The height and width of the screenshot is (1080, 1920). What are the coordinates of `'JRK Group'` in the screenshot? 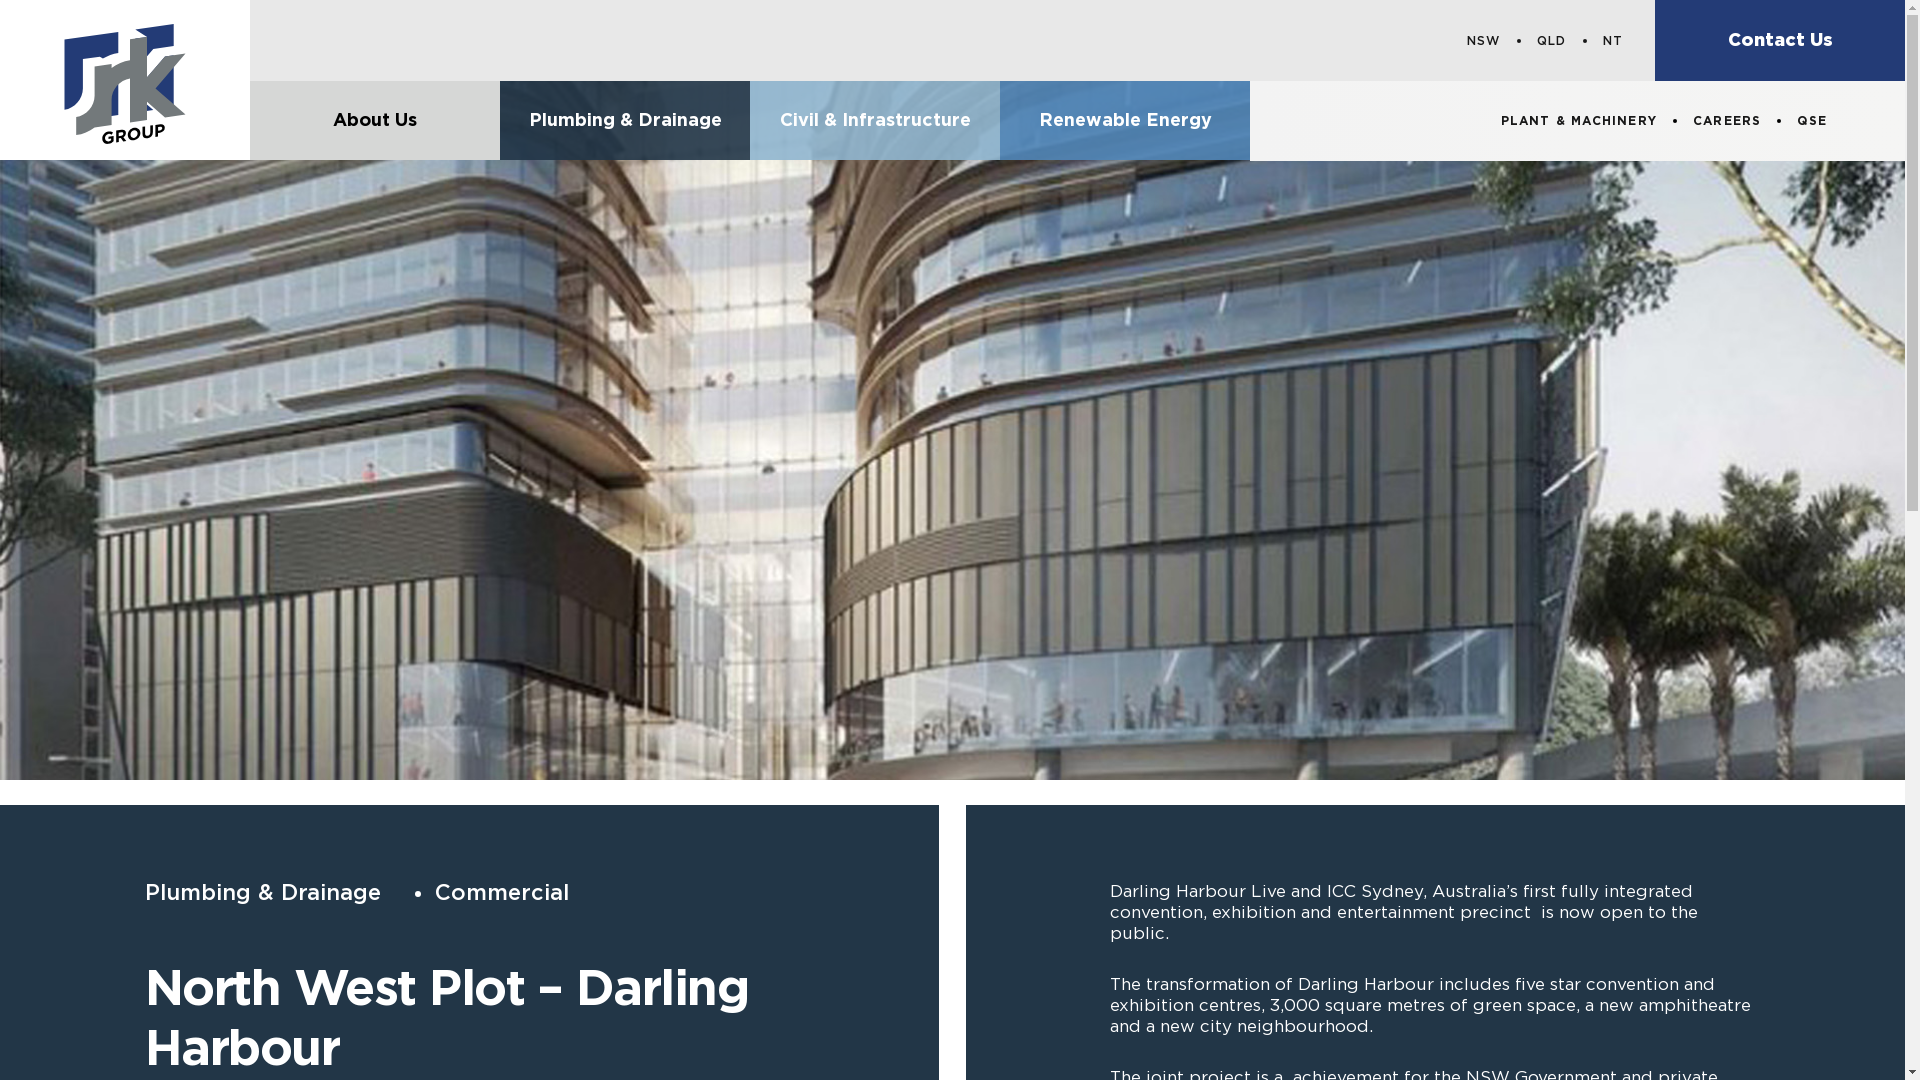 It's located at (123, 79).